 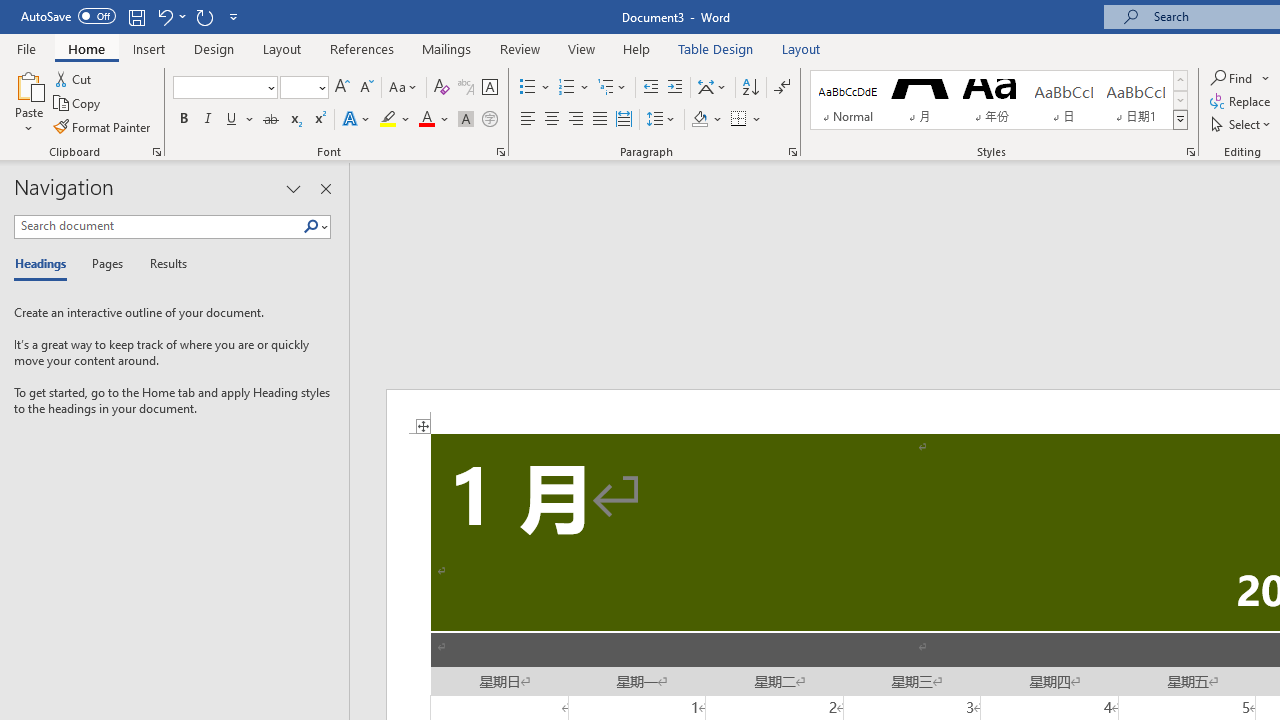 I want to click on 'Select', so click(x=1241, y=124).